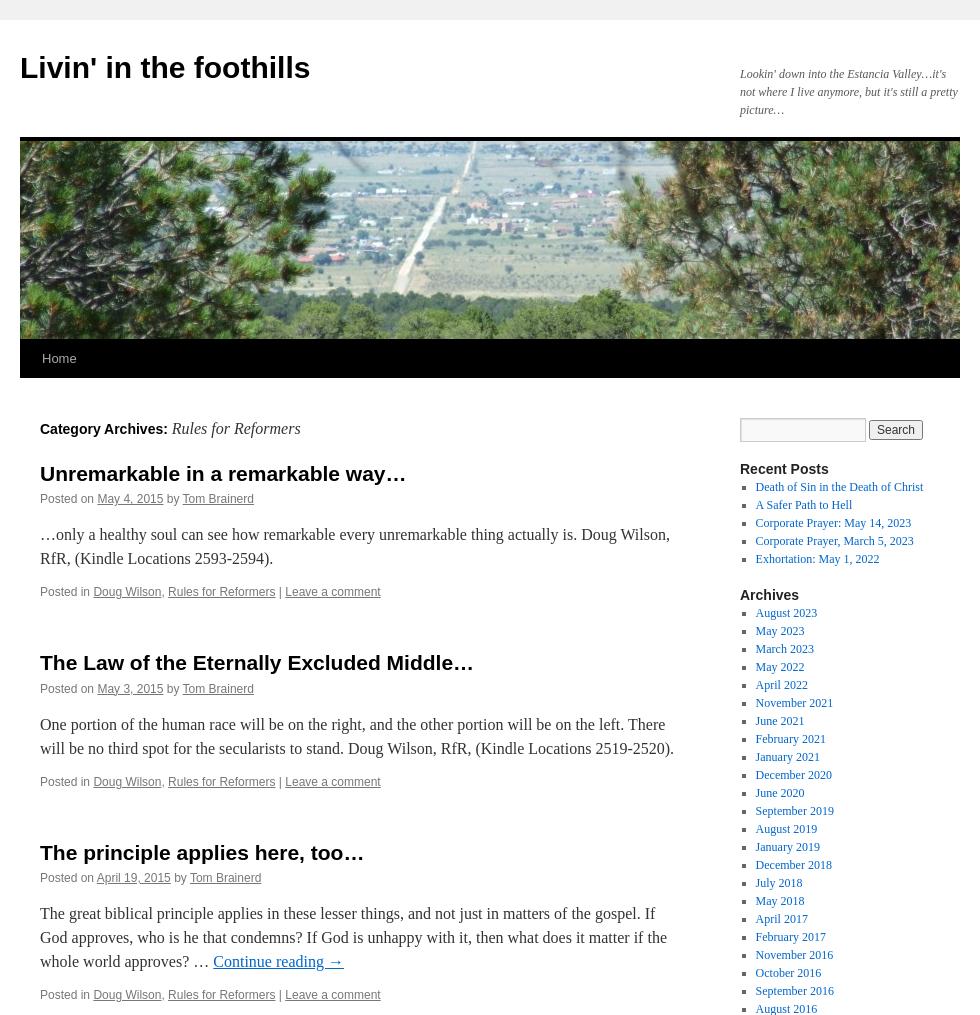  Describe the element at coordinates (793, 702) in the screenshot. I see `'November 2021'` at that location.